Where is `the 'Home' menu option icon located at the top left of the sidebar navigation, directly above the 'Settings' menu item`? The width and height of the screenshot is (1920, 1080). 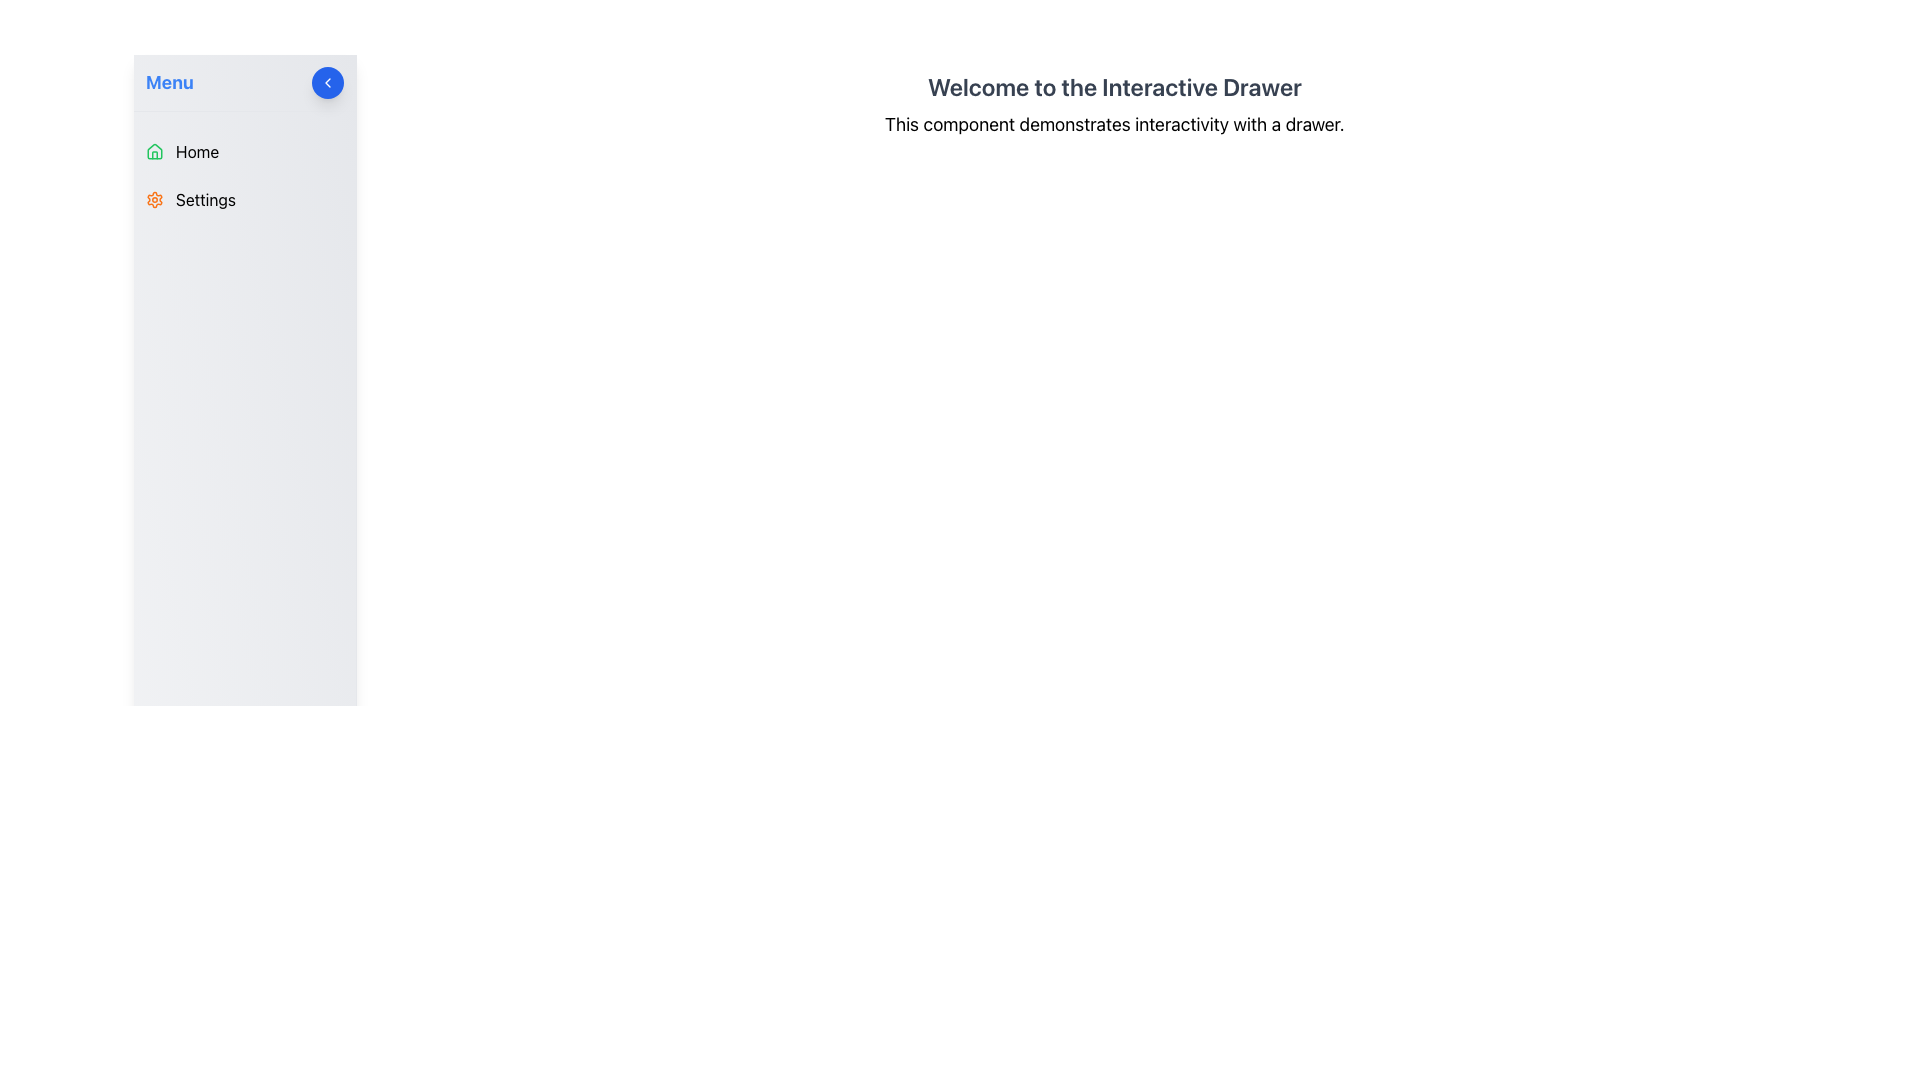
the 'Home' menu option icon located at the top left of the sidebar navigation, directly above the 'Settings' menu item is located at coordinates (153, 150).